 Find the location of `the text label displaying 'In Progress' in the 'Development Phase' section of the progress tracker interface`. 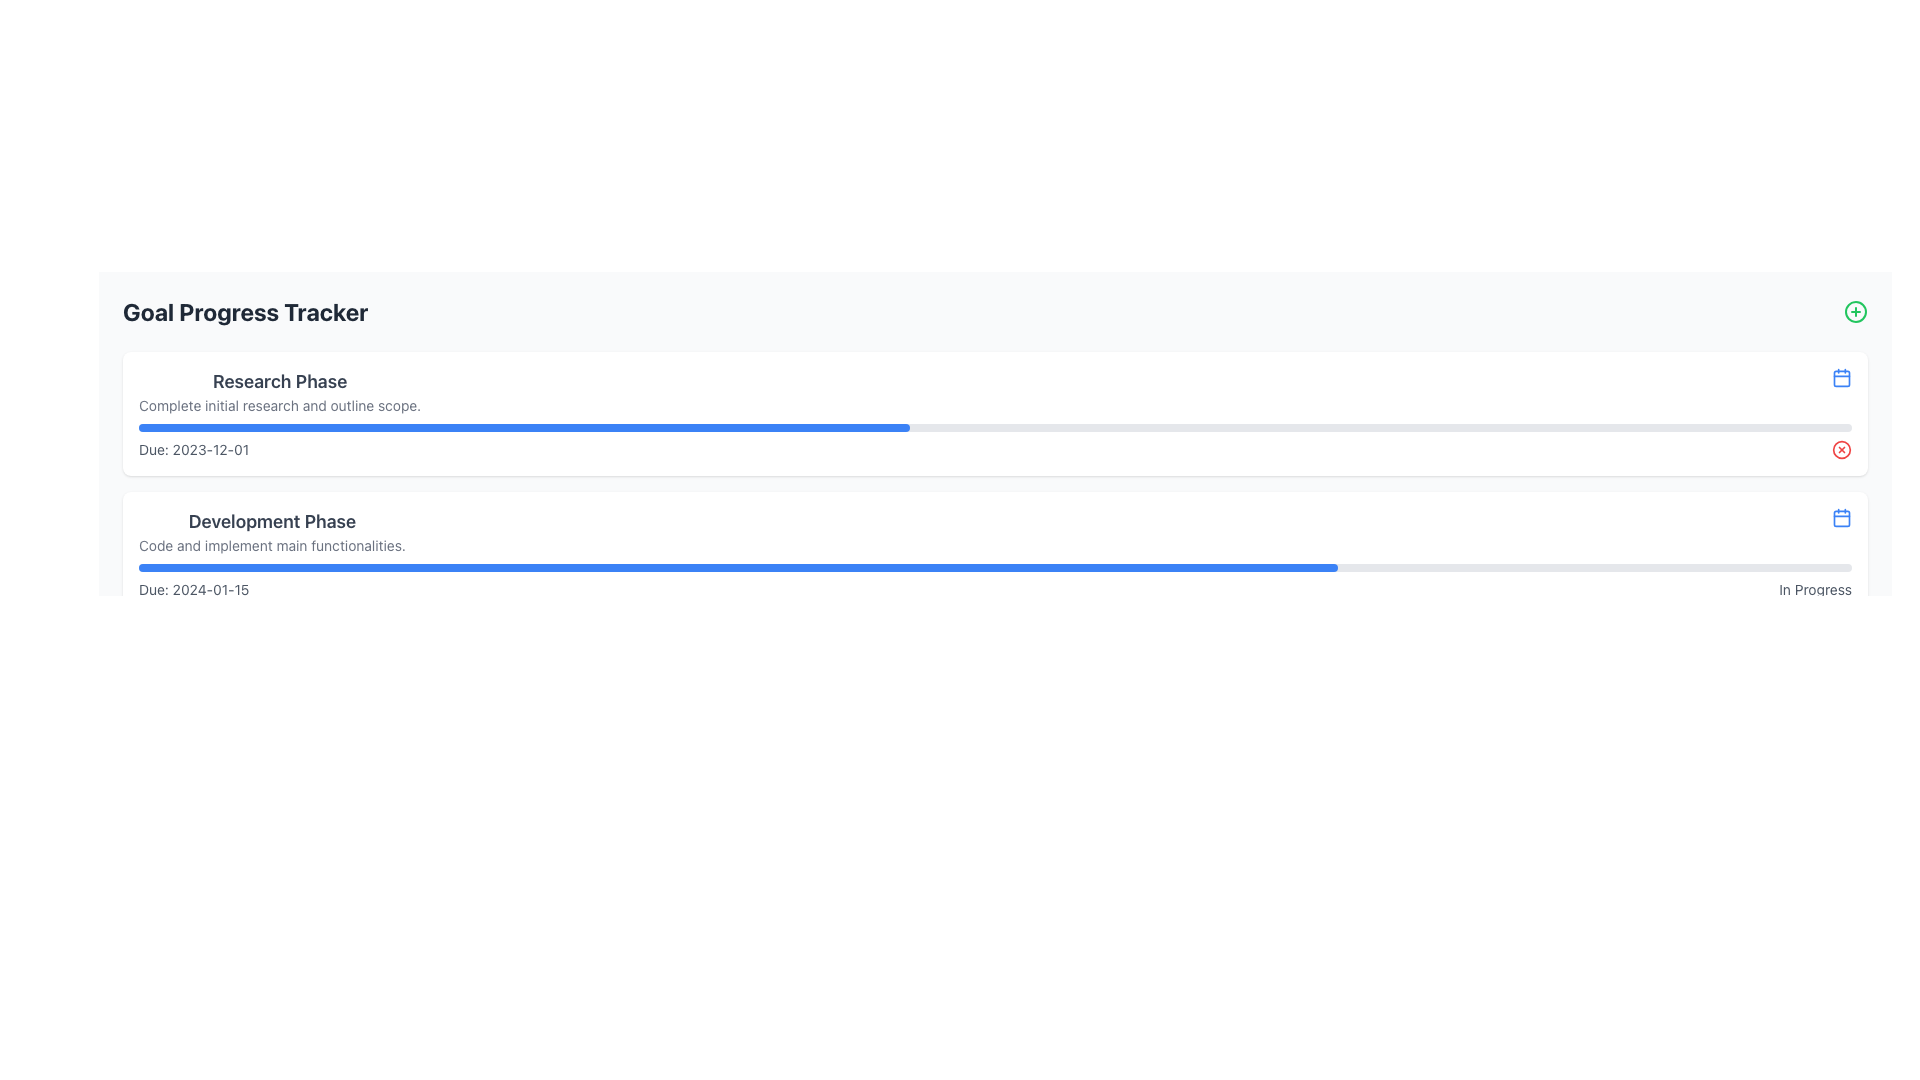

the text label displaying 'In Progress' in the 'Development Phase' section of the progress tracker interface is located at coordinates (1815, 589).